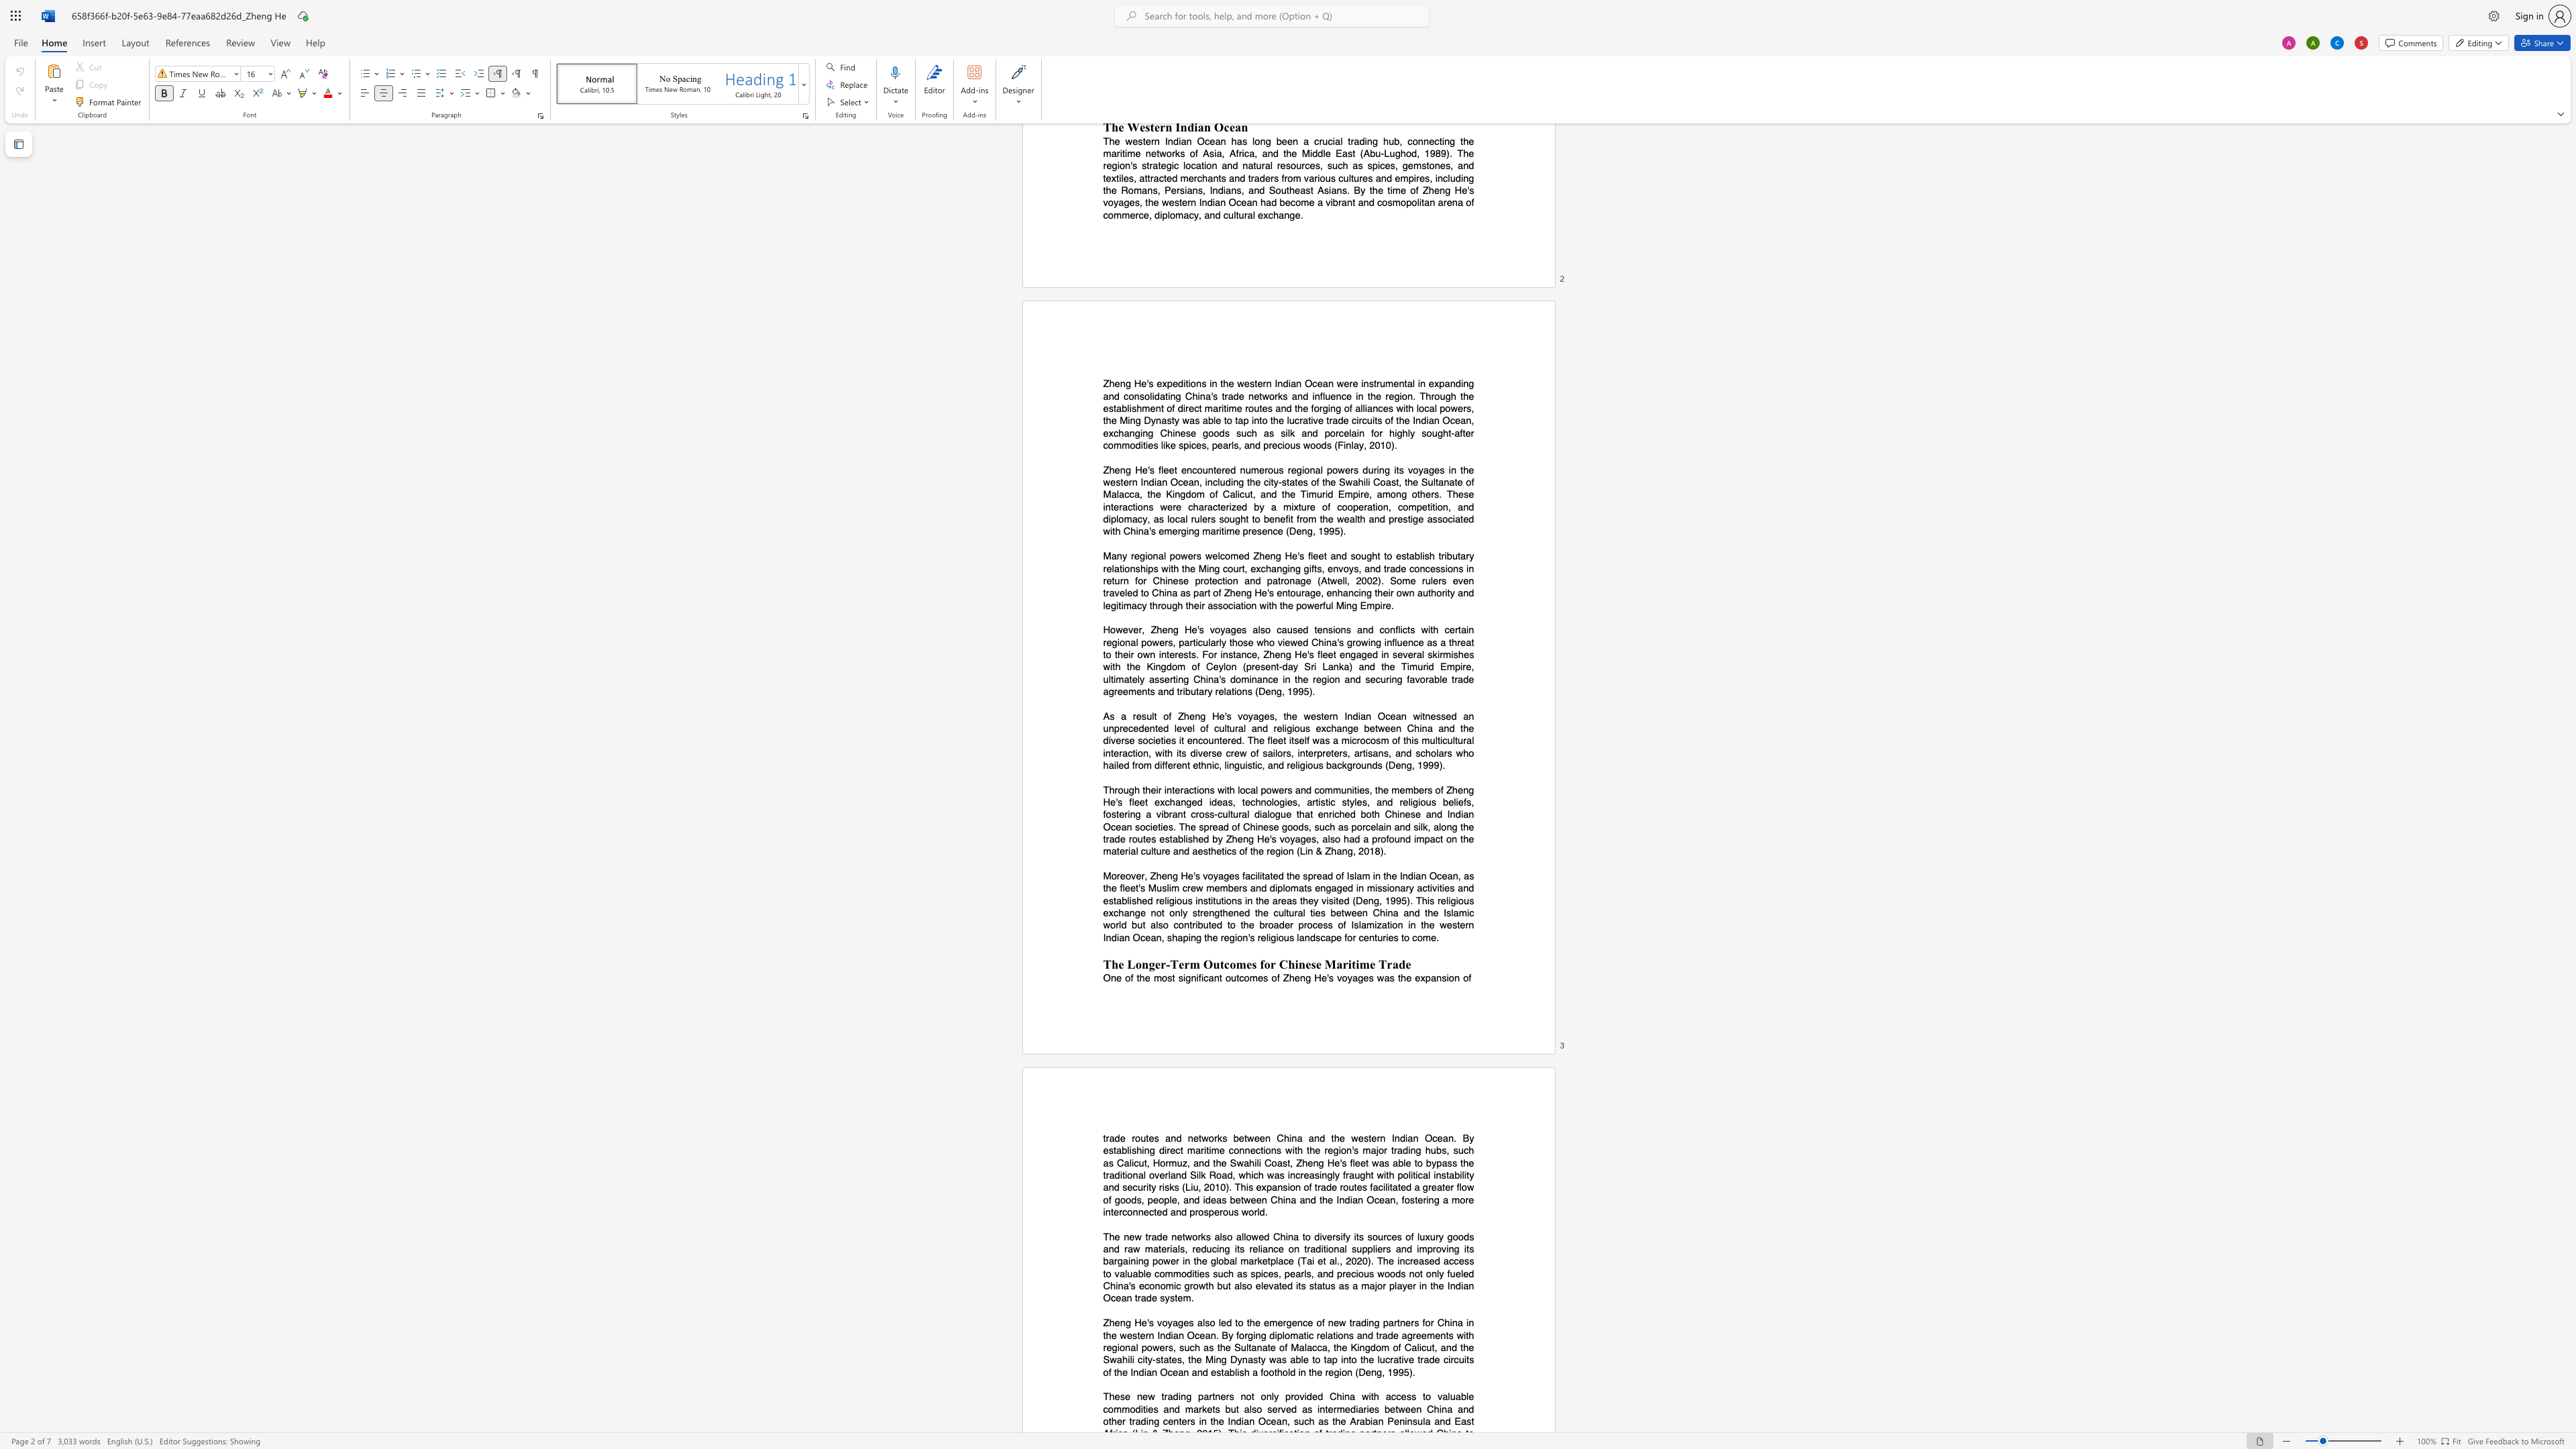  What do you see at coordinates (1142, 1149) in the screenshot?
I see `the subset text "ng" within the text "establishing"` at bounding box center [1142, 1149].